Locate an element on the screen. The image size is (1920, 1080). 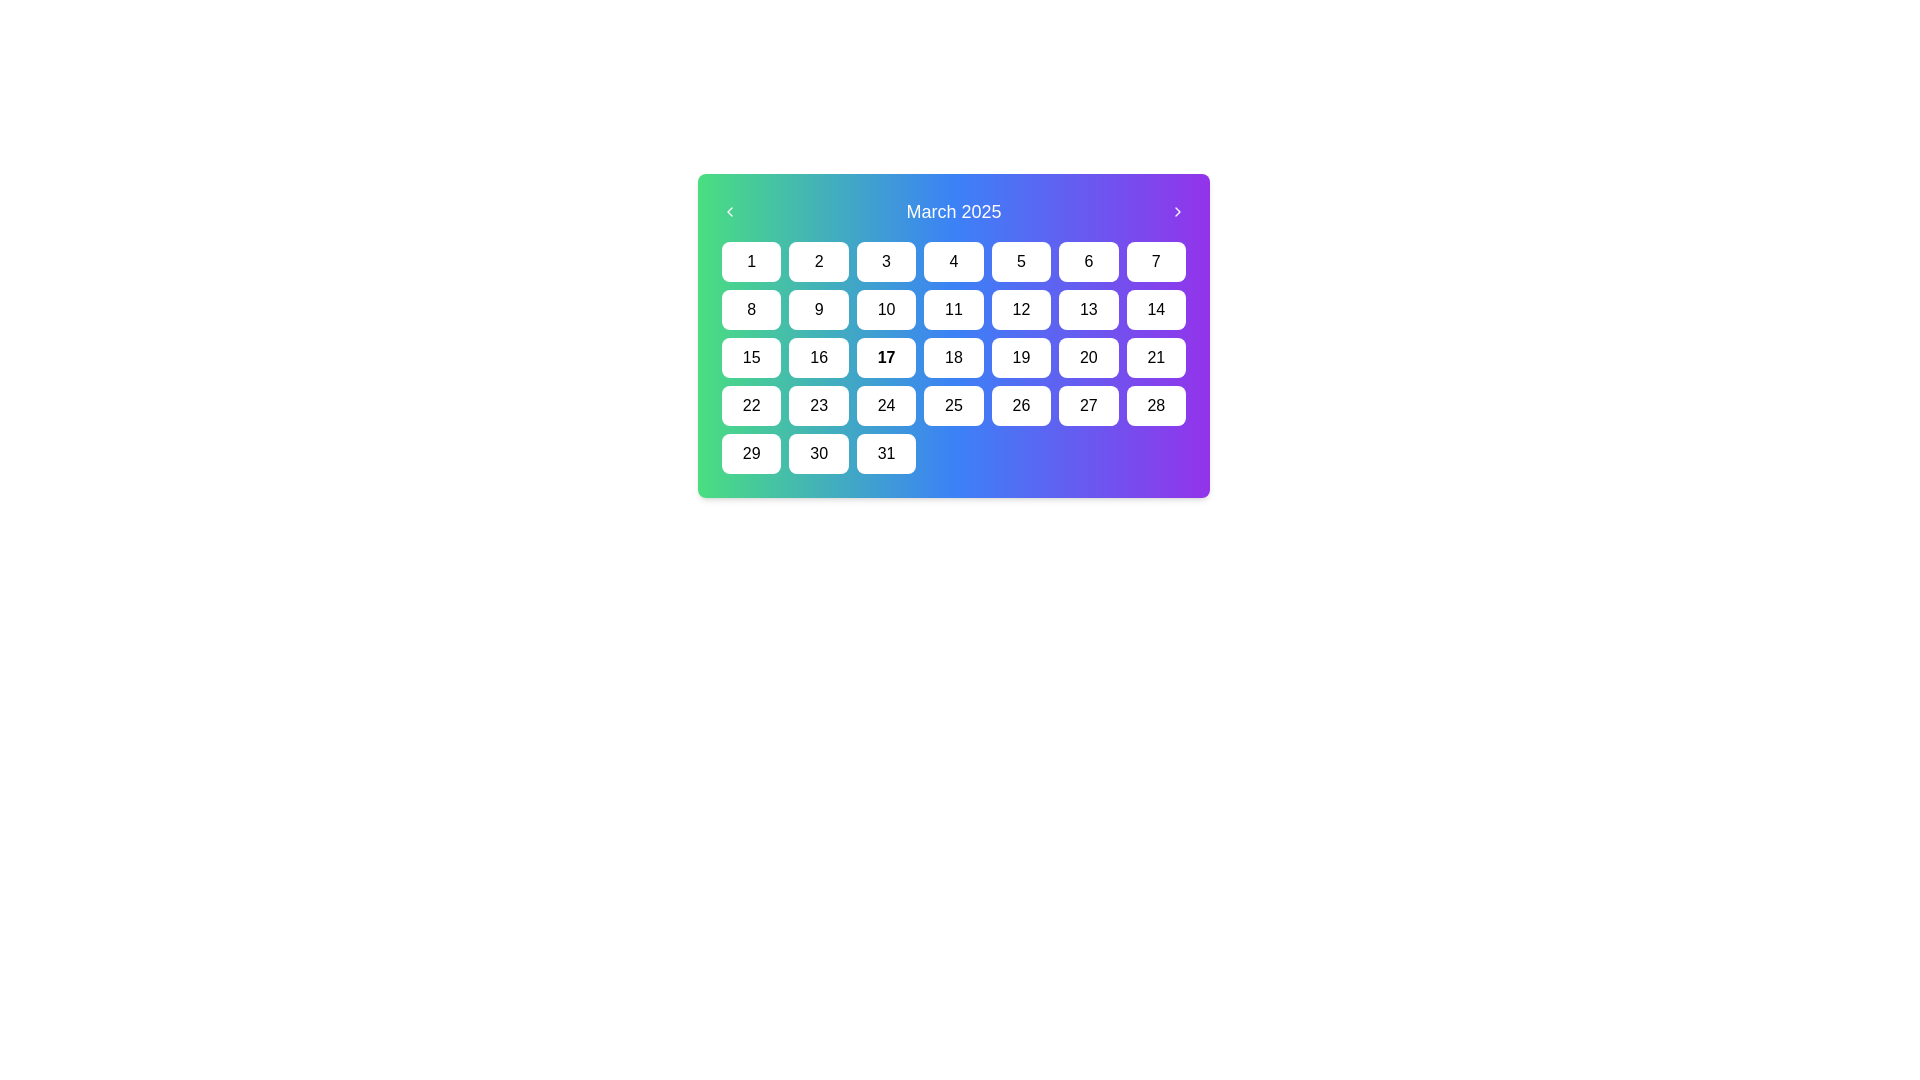
the first day of the month button in the calendar interface, which is located at the top-left corner of the grid layout is located at coordinates (750, 261).